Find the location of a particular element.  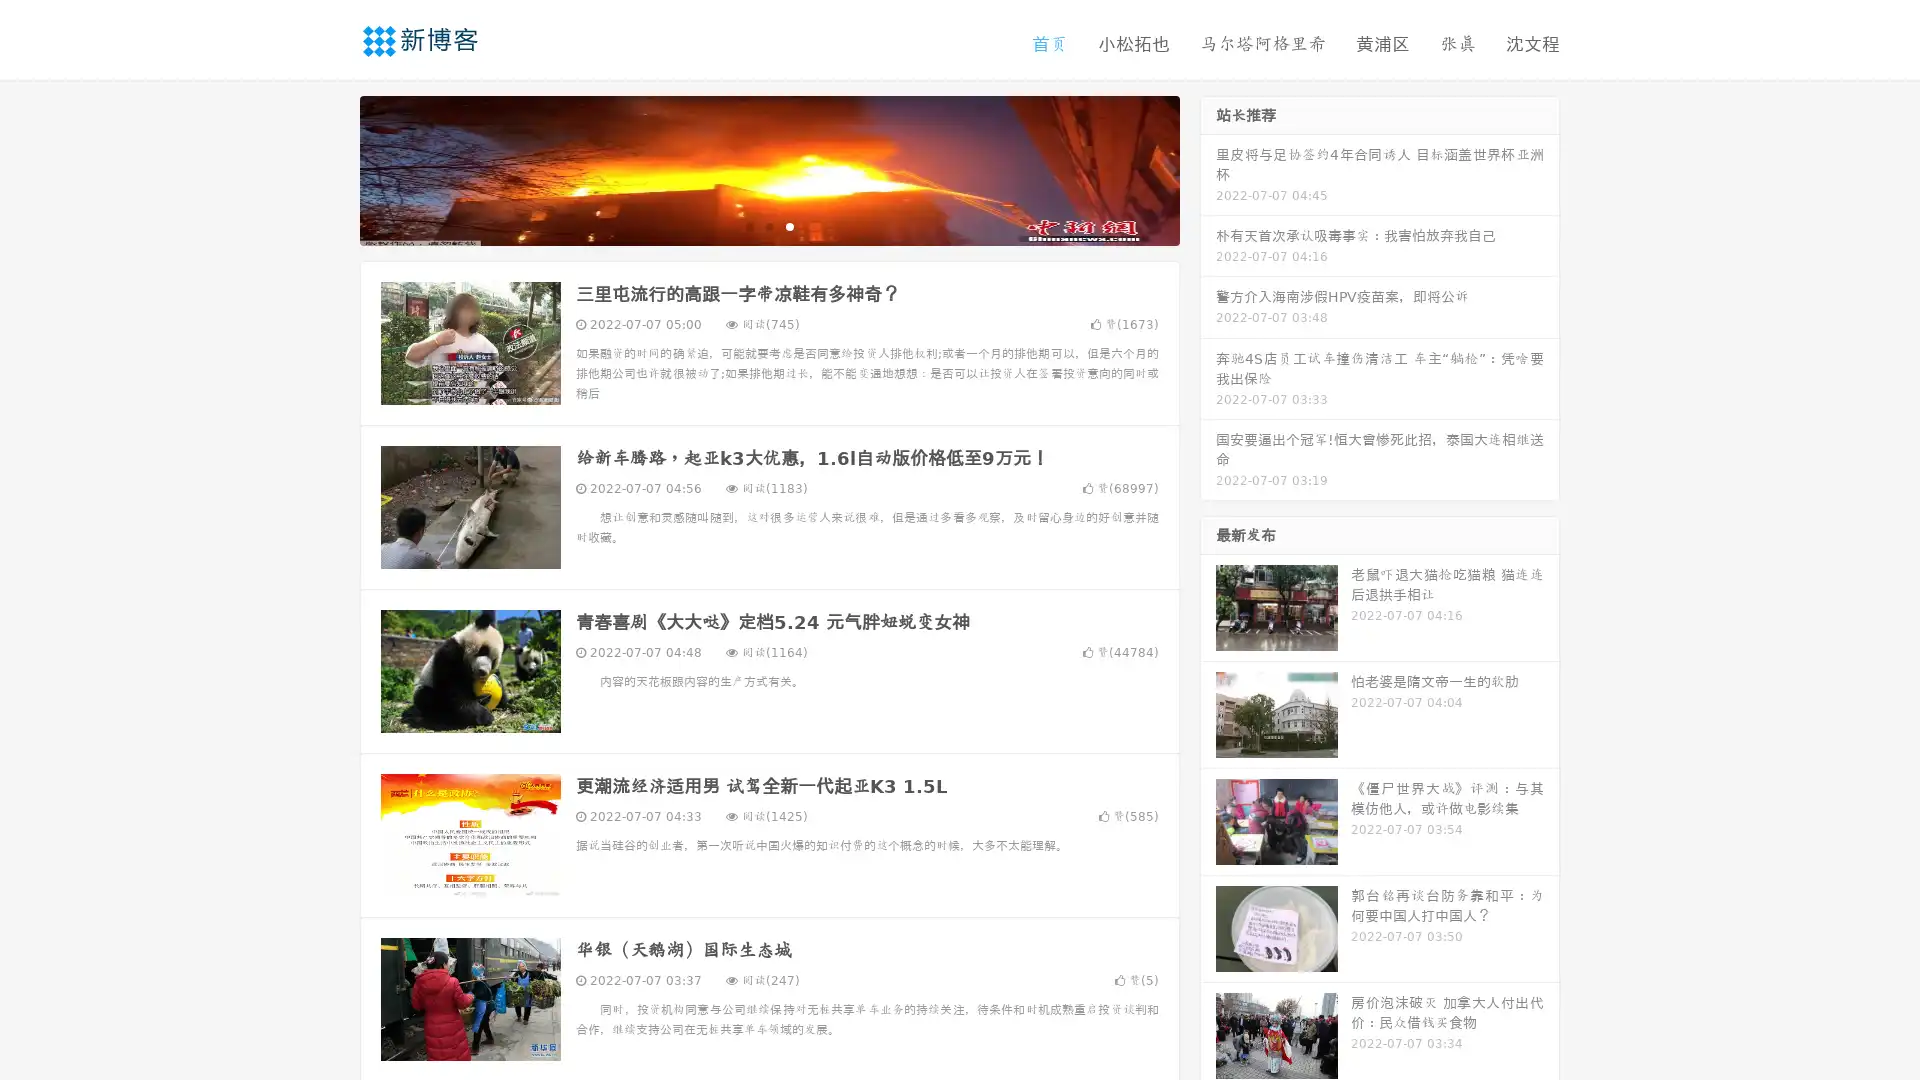

Previous slide is located at coordinates (330, 168).